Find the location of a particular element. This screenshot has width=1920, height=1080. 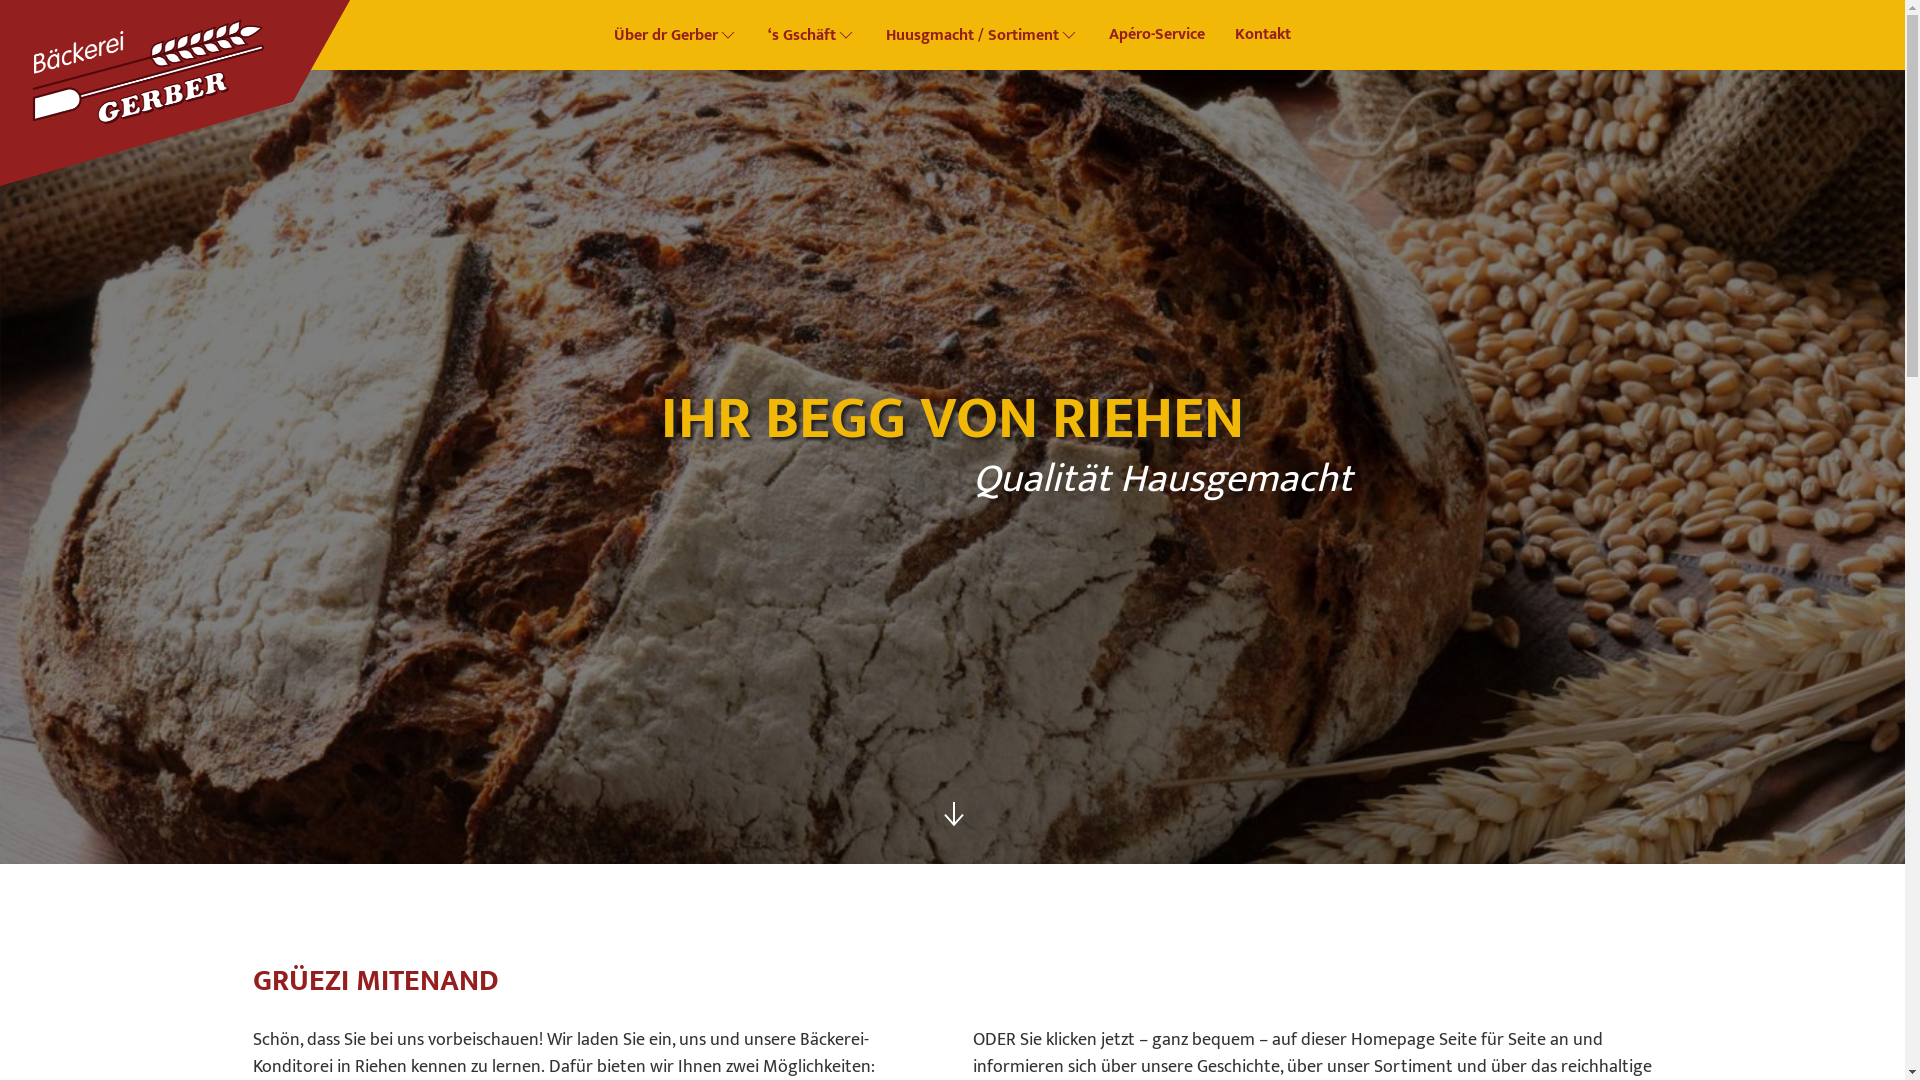

'Kontakt' is located at coordinates (1261, 34).